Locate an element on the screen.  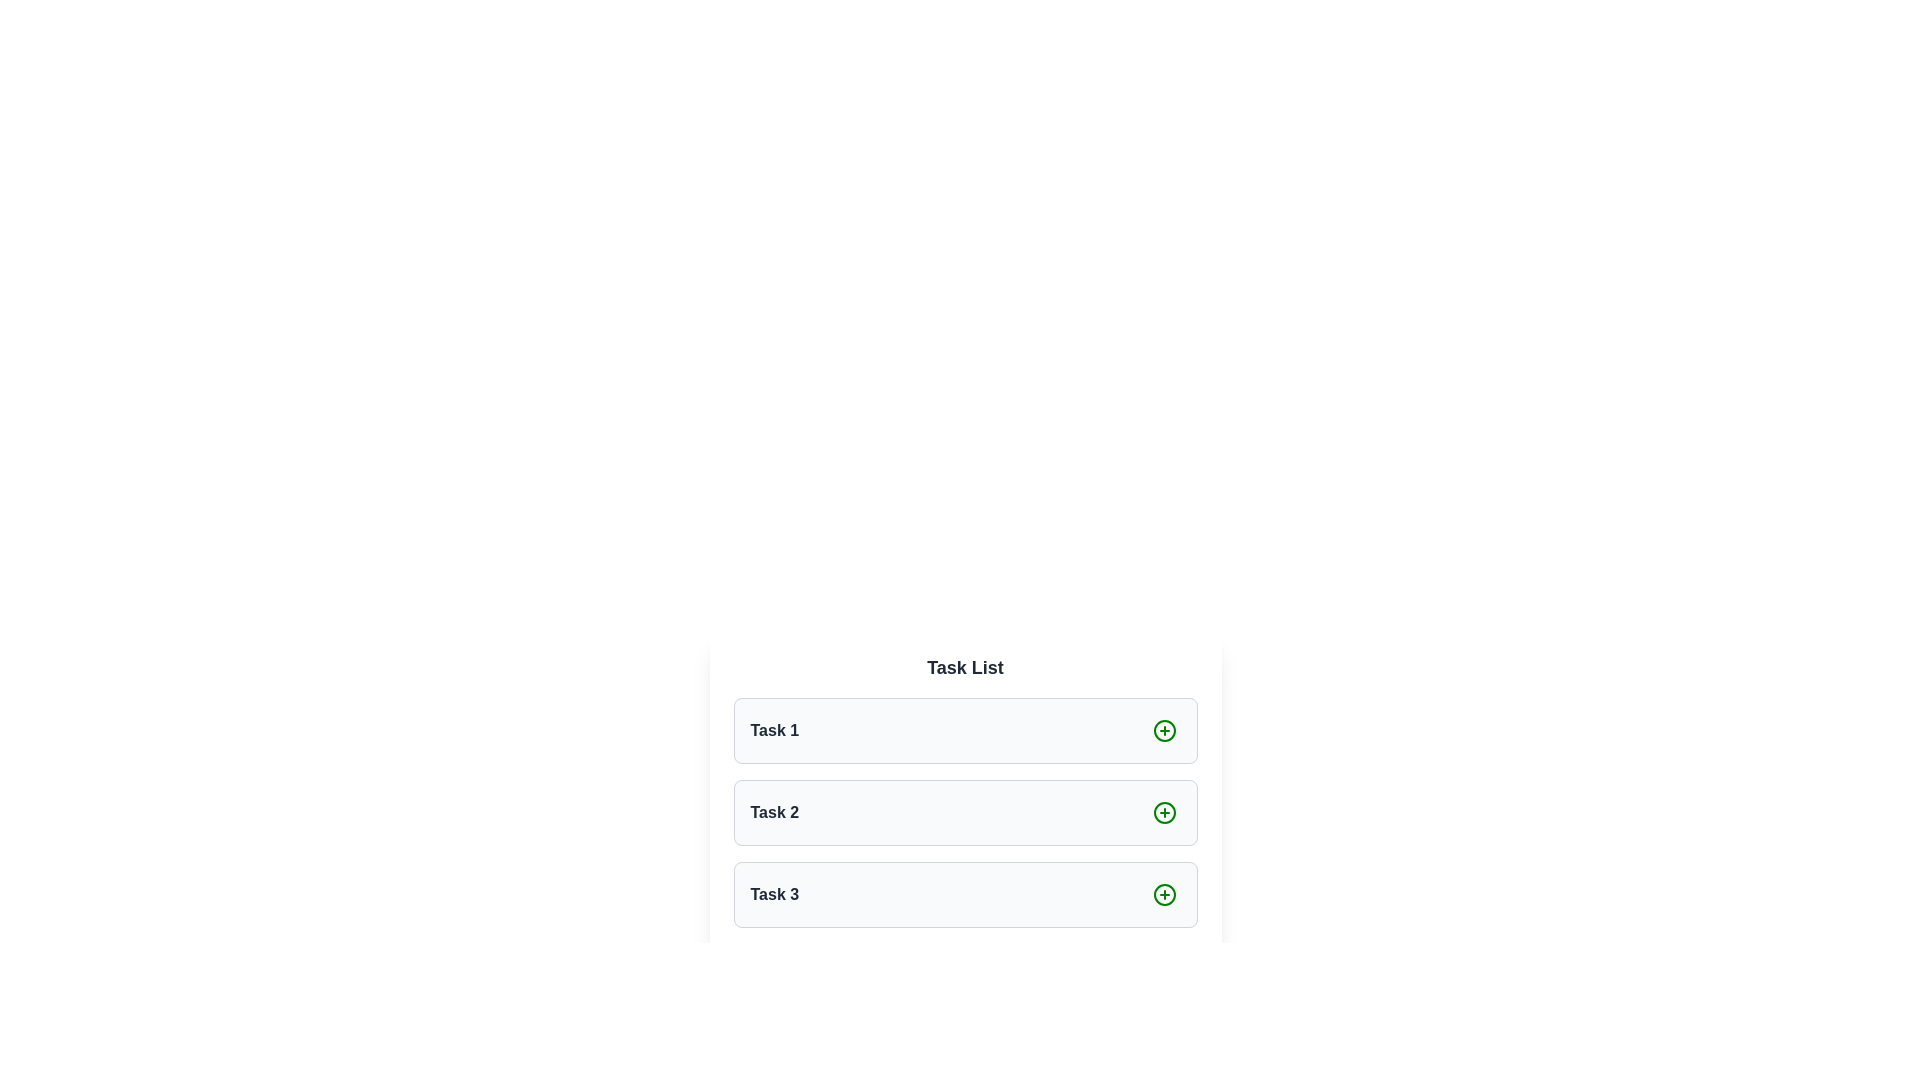
the SVG circle element that visually encloses the '+' symbol in the 'Add' icon, located at the end of the row for 'Task 1' is located at coordinates (1164, 731).